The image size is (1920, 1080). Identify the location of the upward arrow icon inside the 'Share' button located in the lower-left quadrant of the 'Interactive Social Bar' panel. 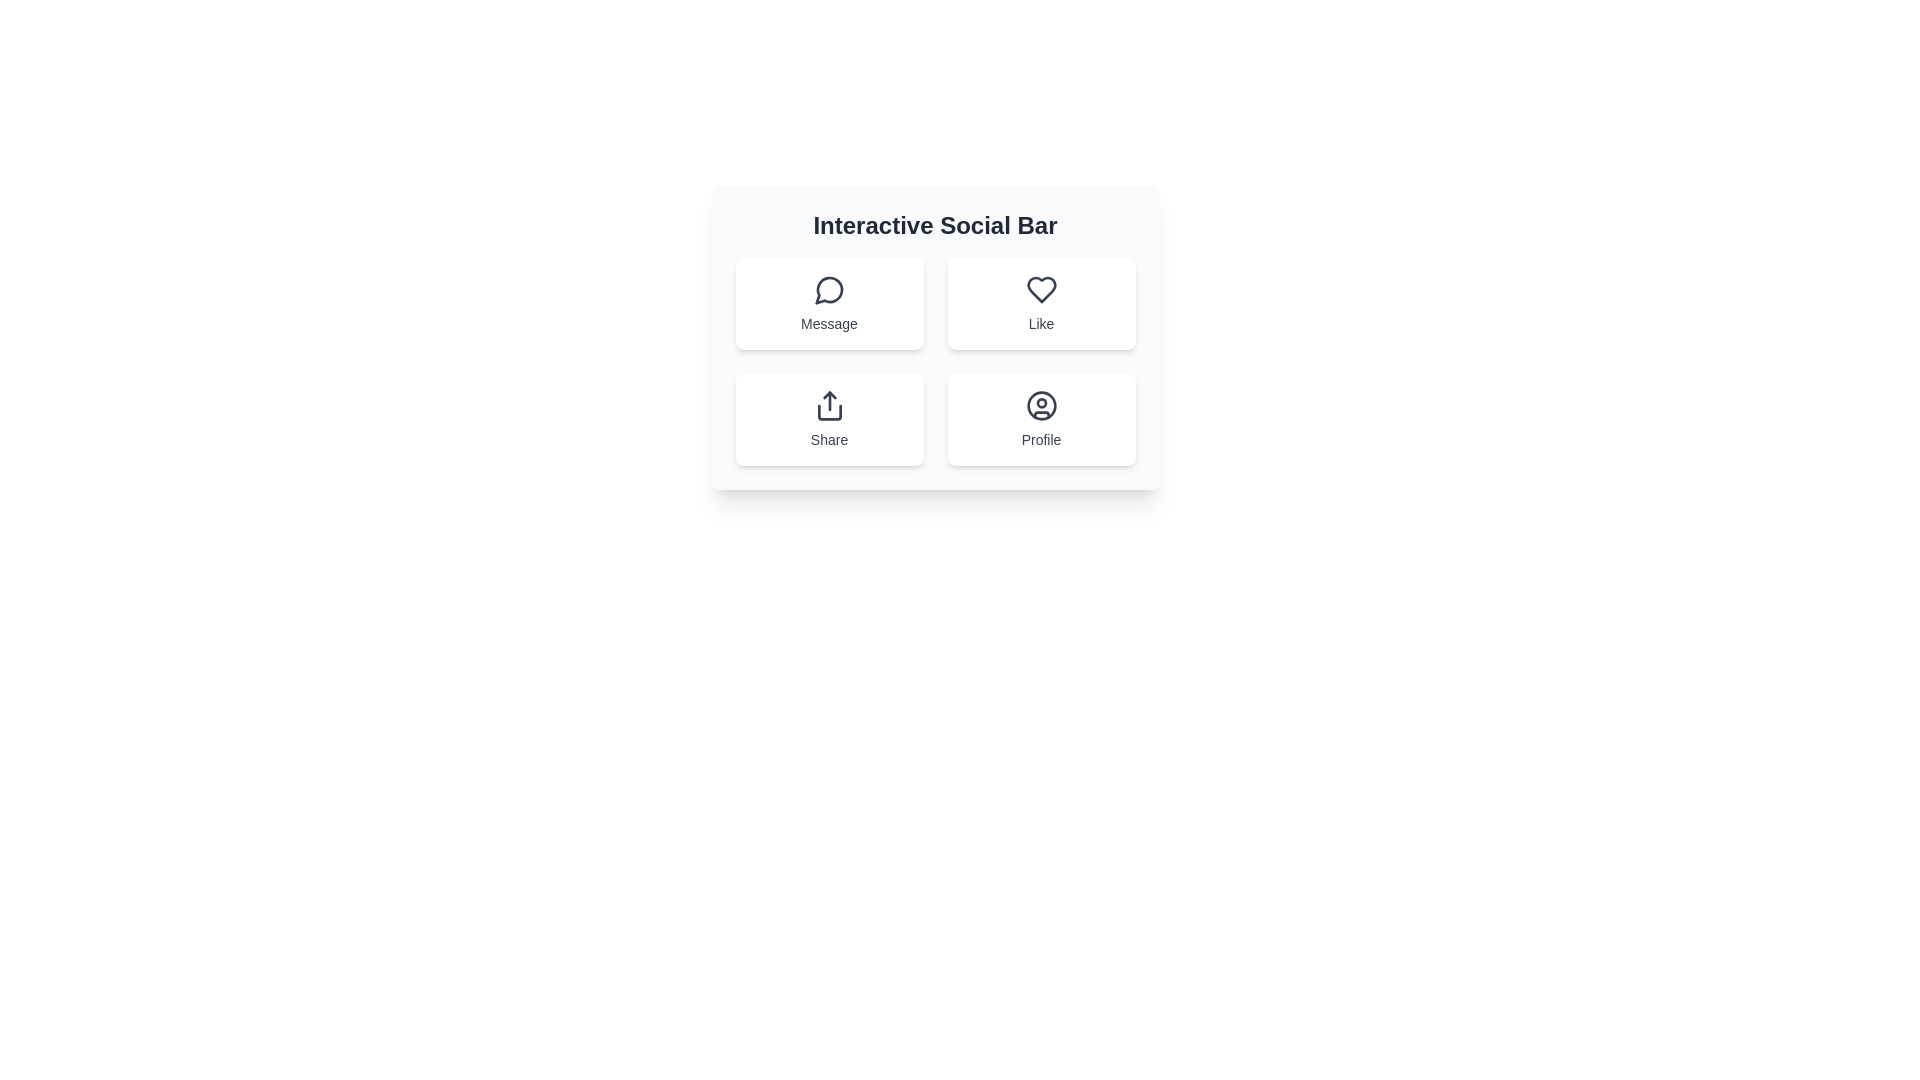
(829, 405).